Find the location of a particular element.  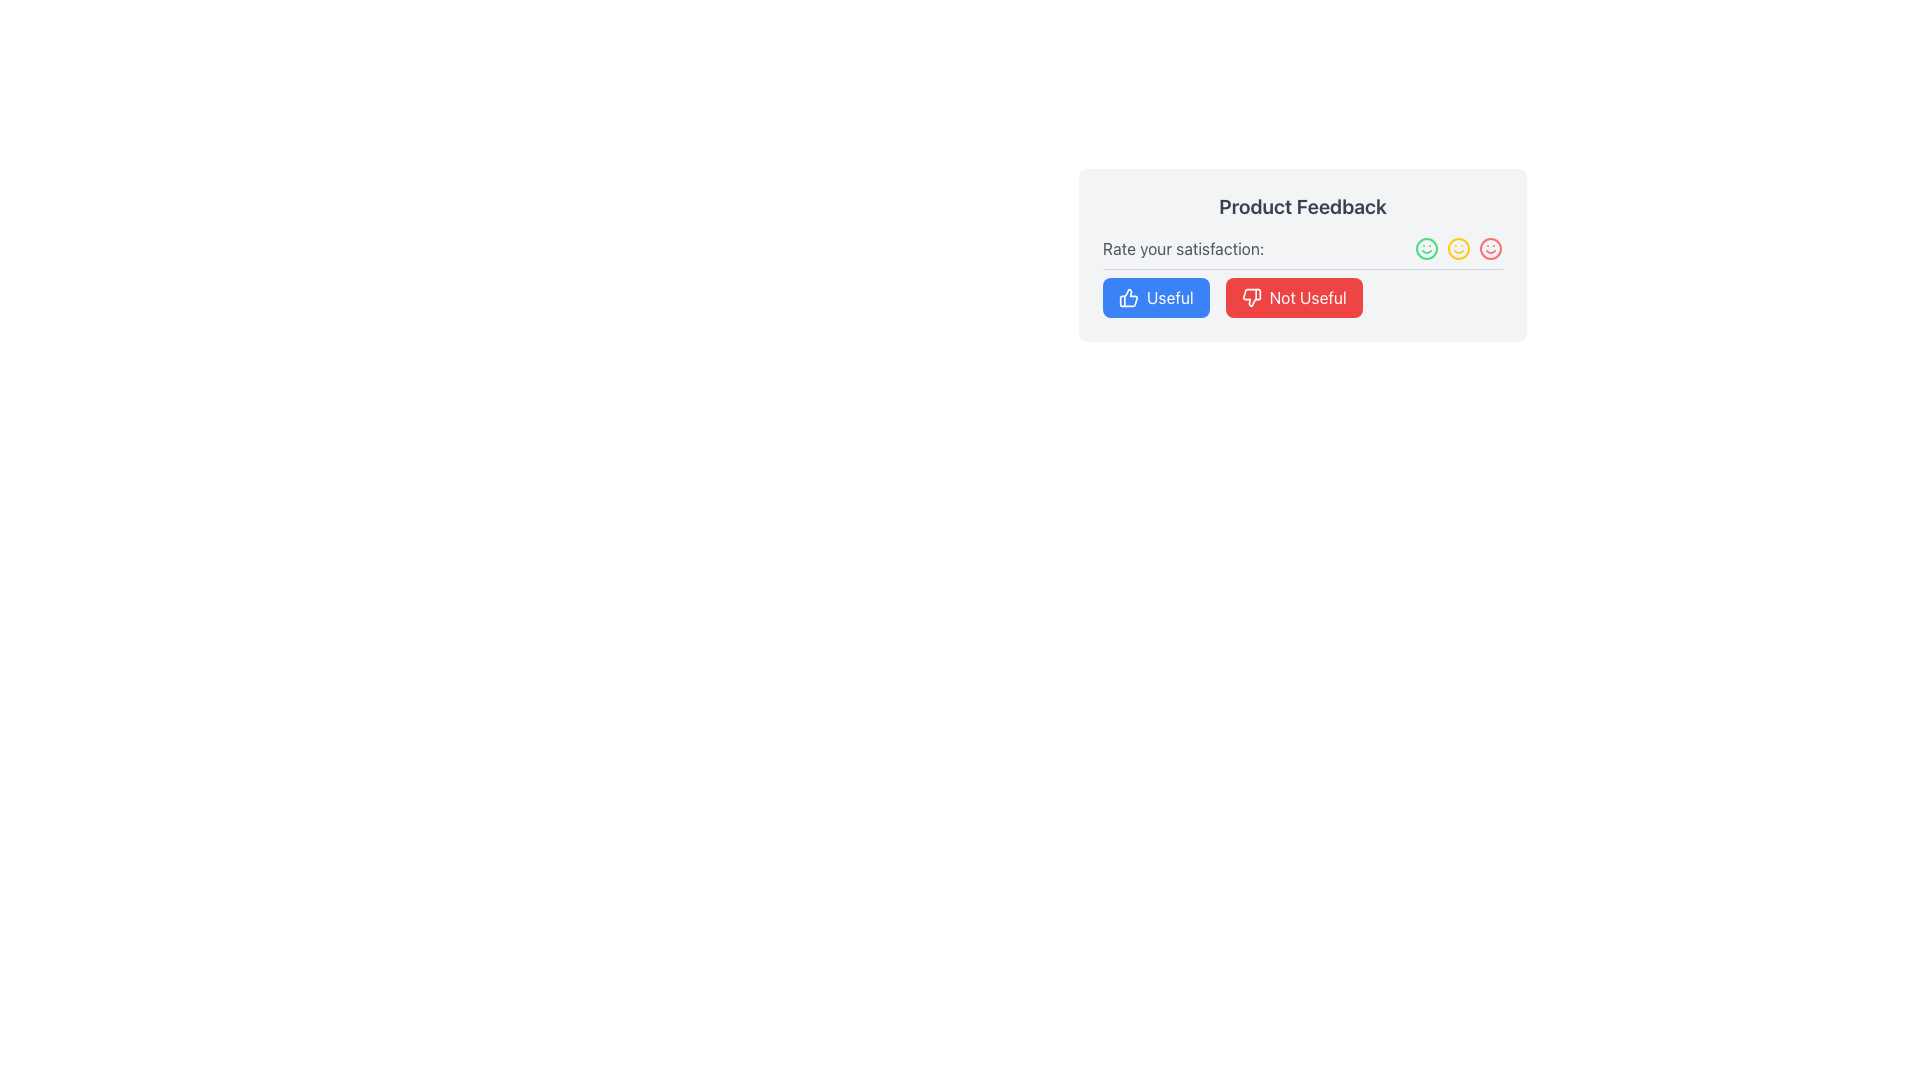

the neutral feedback icon, which is the second icon in a horizontal arrangement between a green smiling face icon on the left and a red sad face icon on the right is located at coordinates (1459, 248).